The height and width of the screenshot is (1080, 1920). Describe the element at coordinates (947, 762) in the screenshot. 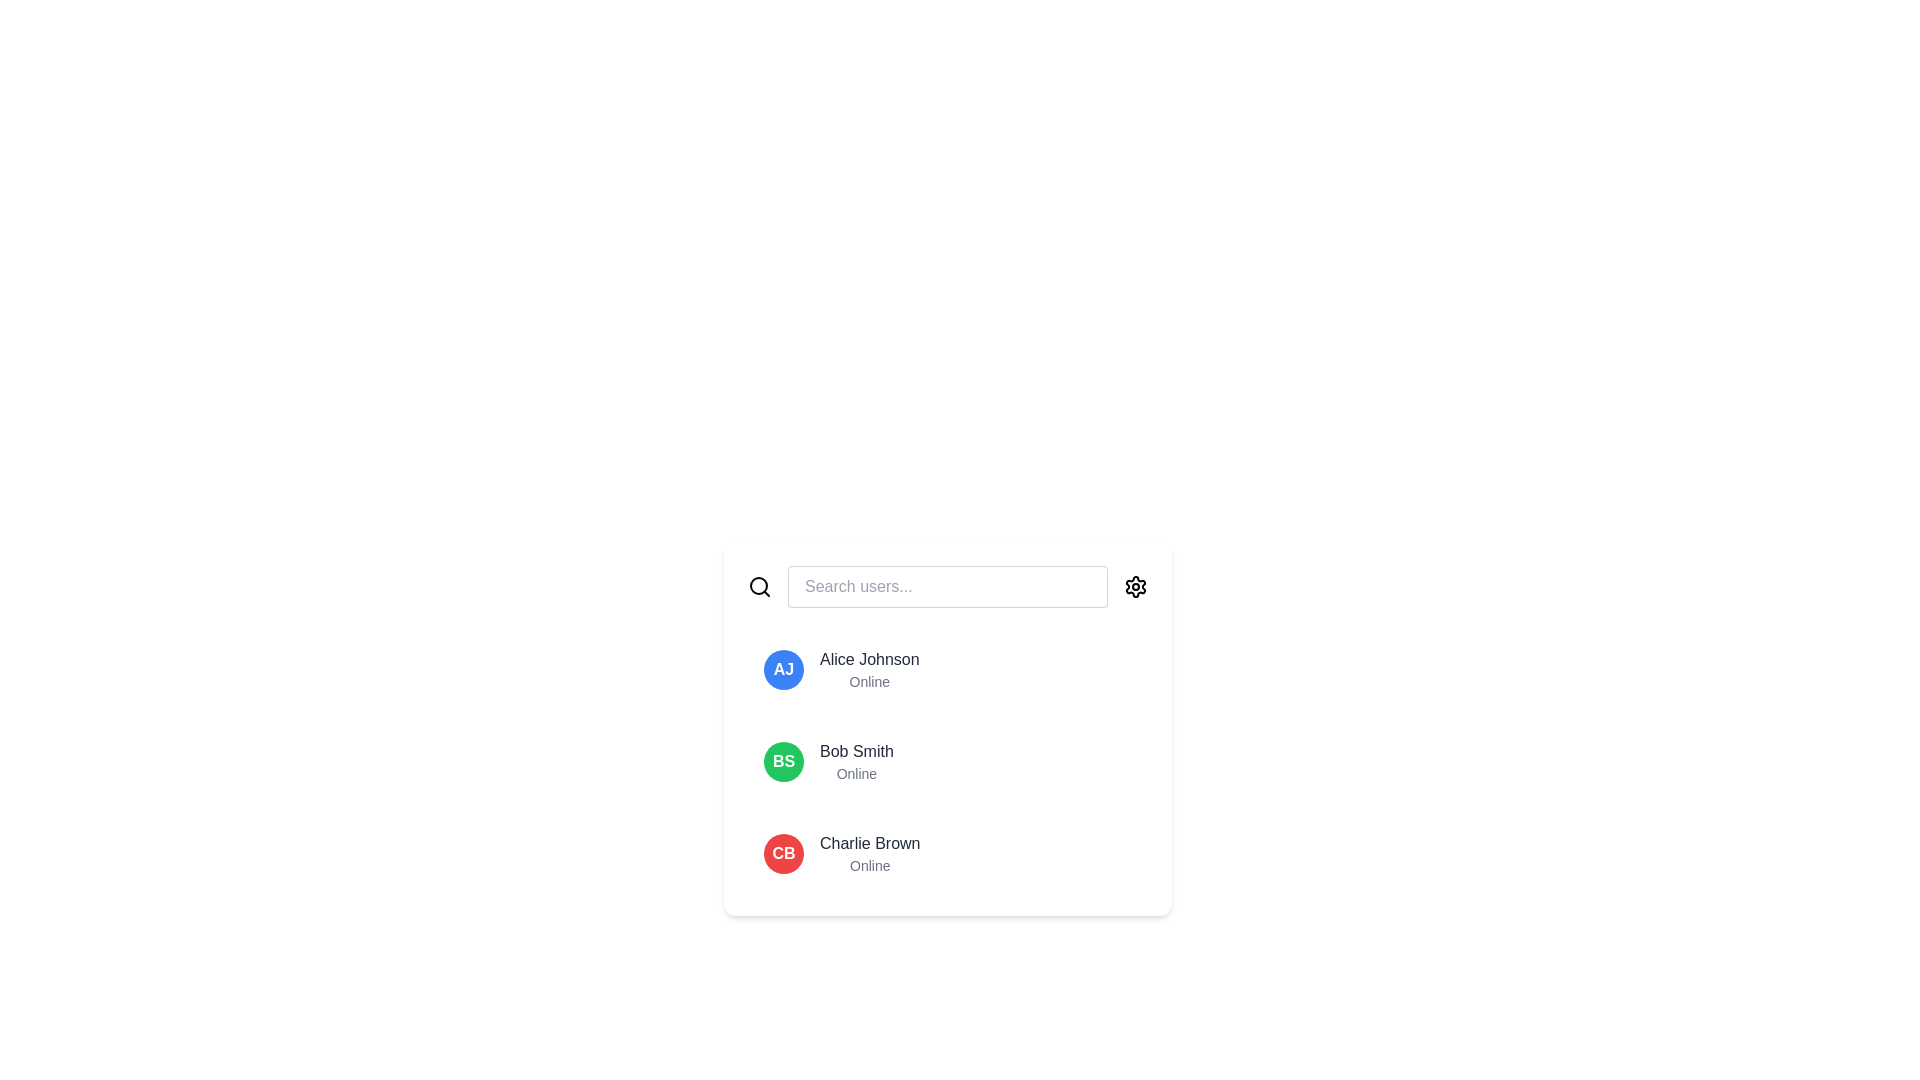

I see `the second Profile card in the list, which displays the user's initials, full name, and online status` at that location.